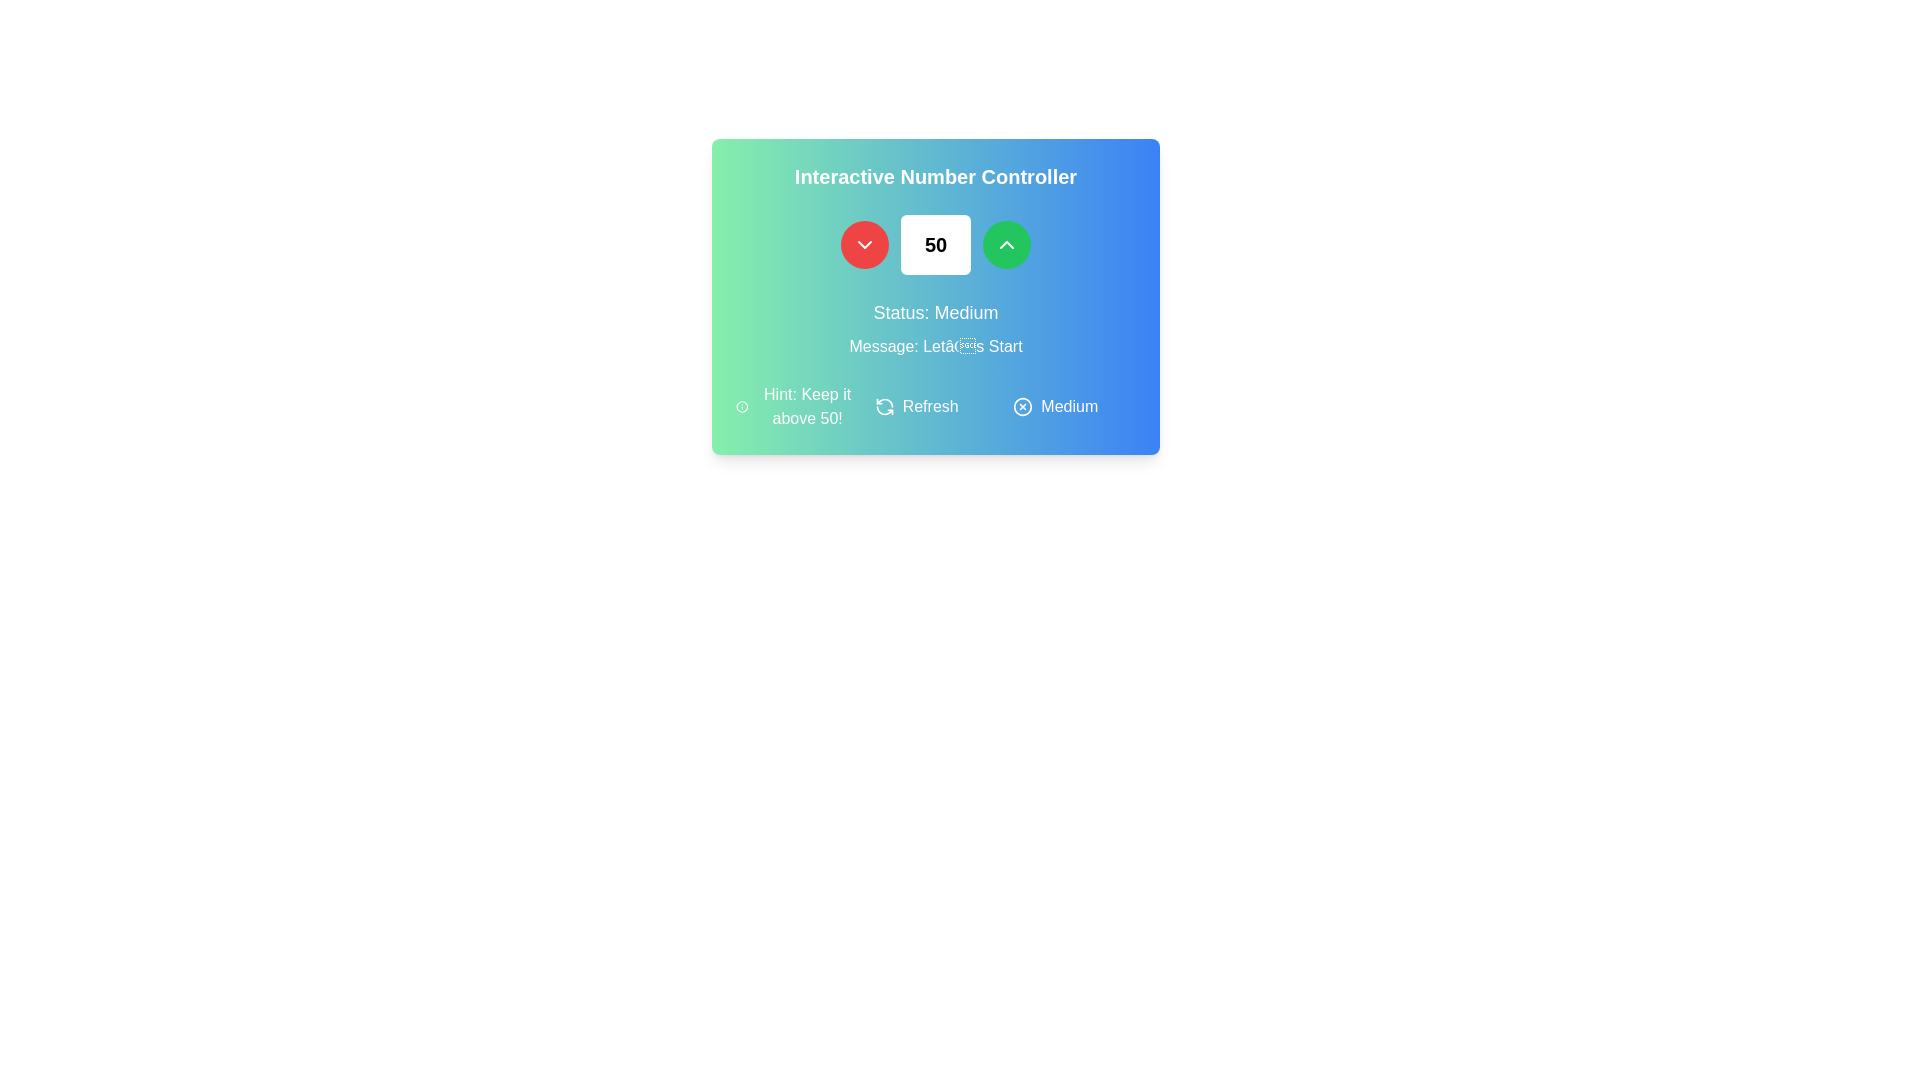  I want to click on the static informational text labeled 'Hint: Keep it above 50!' displayed in white font over a gradient green-blue background, which includes a small circular icon with an 'i' to its left, so click(796, 406).